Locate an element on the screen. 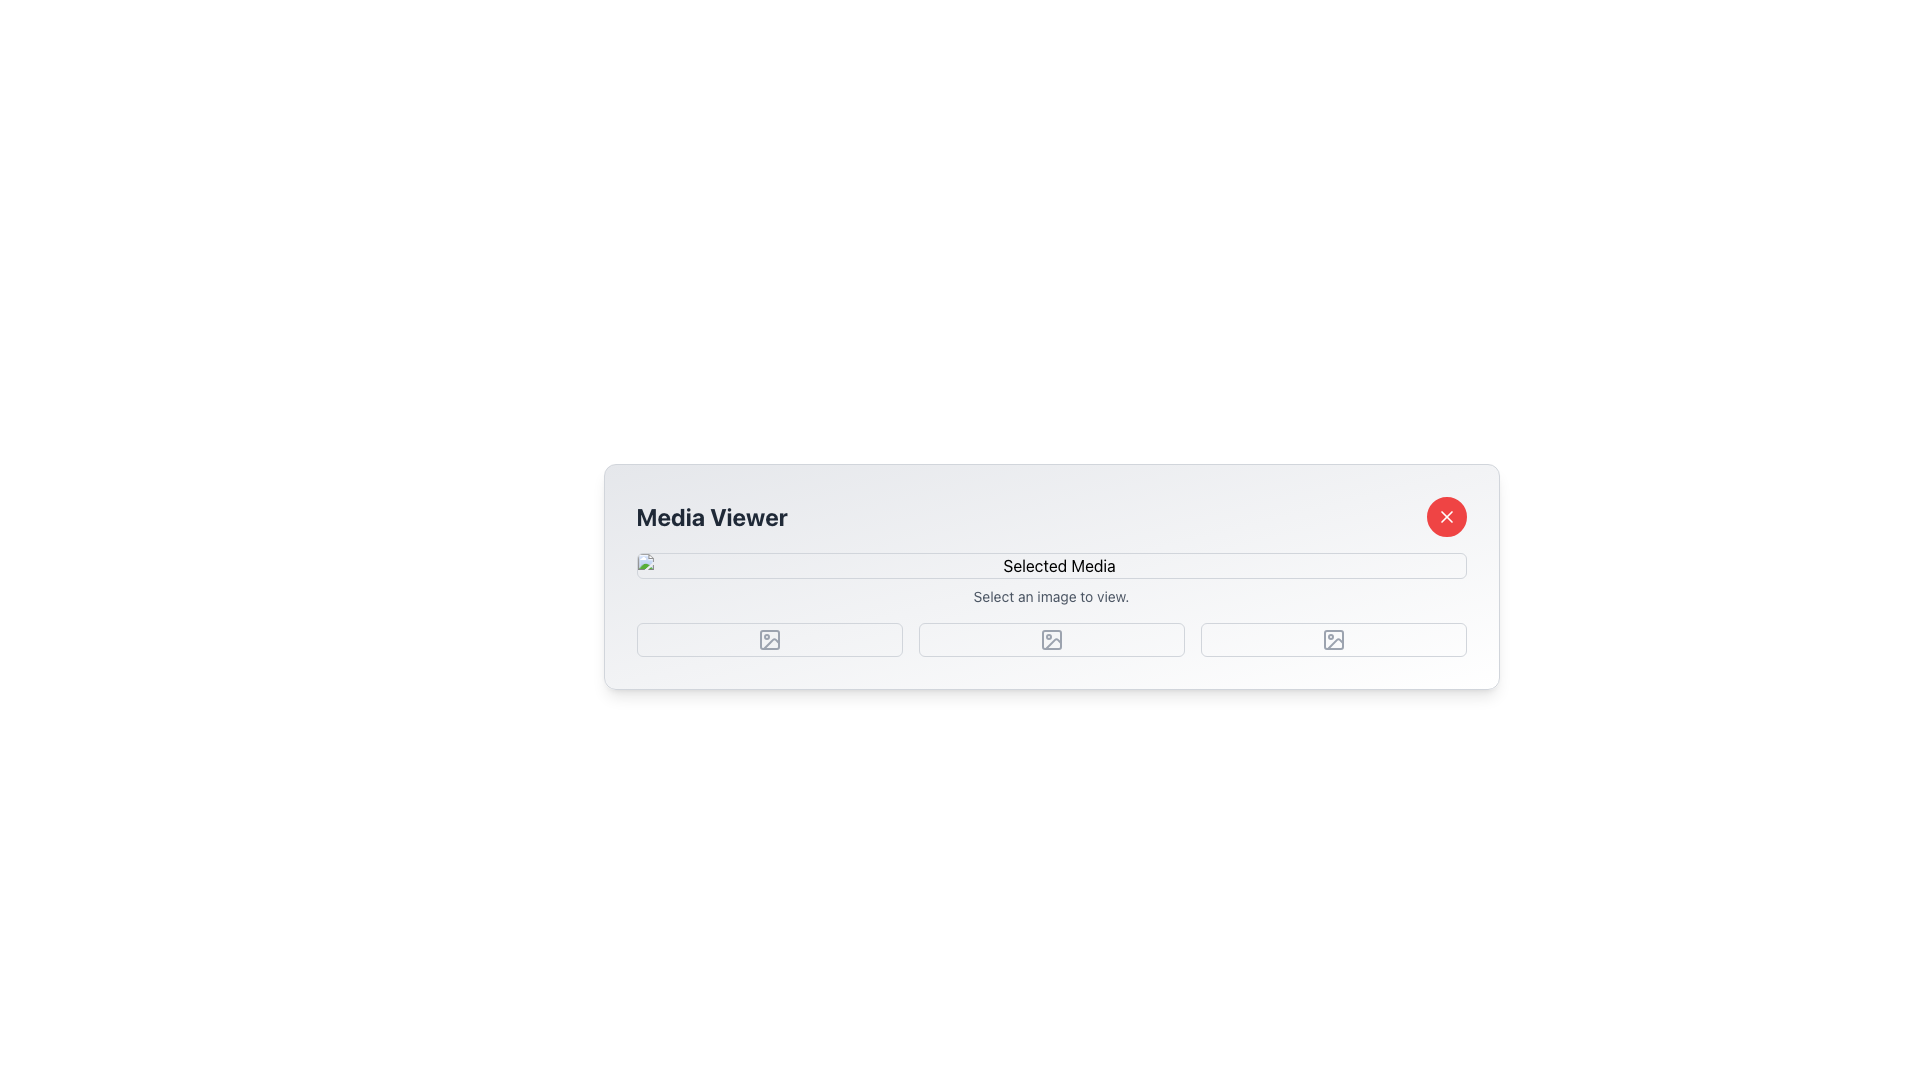  the media upload button located in the bottom left section of the interface, which is the first button in a horizontal arrangement of three similar buttons is located at coordinates (768, 640).